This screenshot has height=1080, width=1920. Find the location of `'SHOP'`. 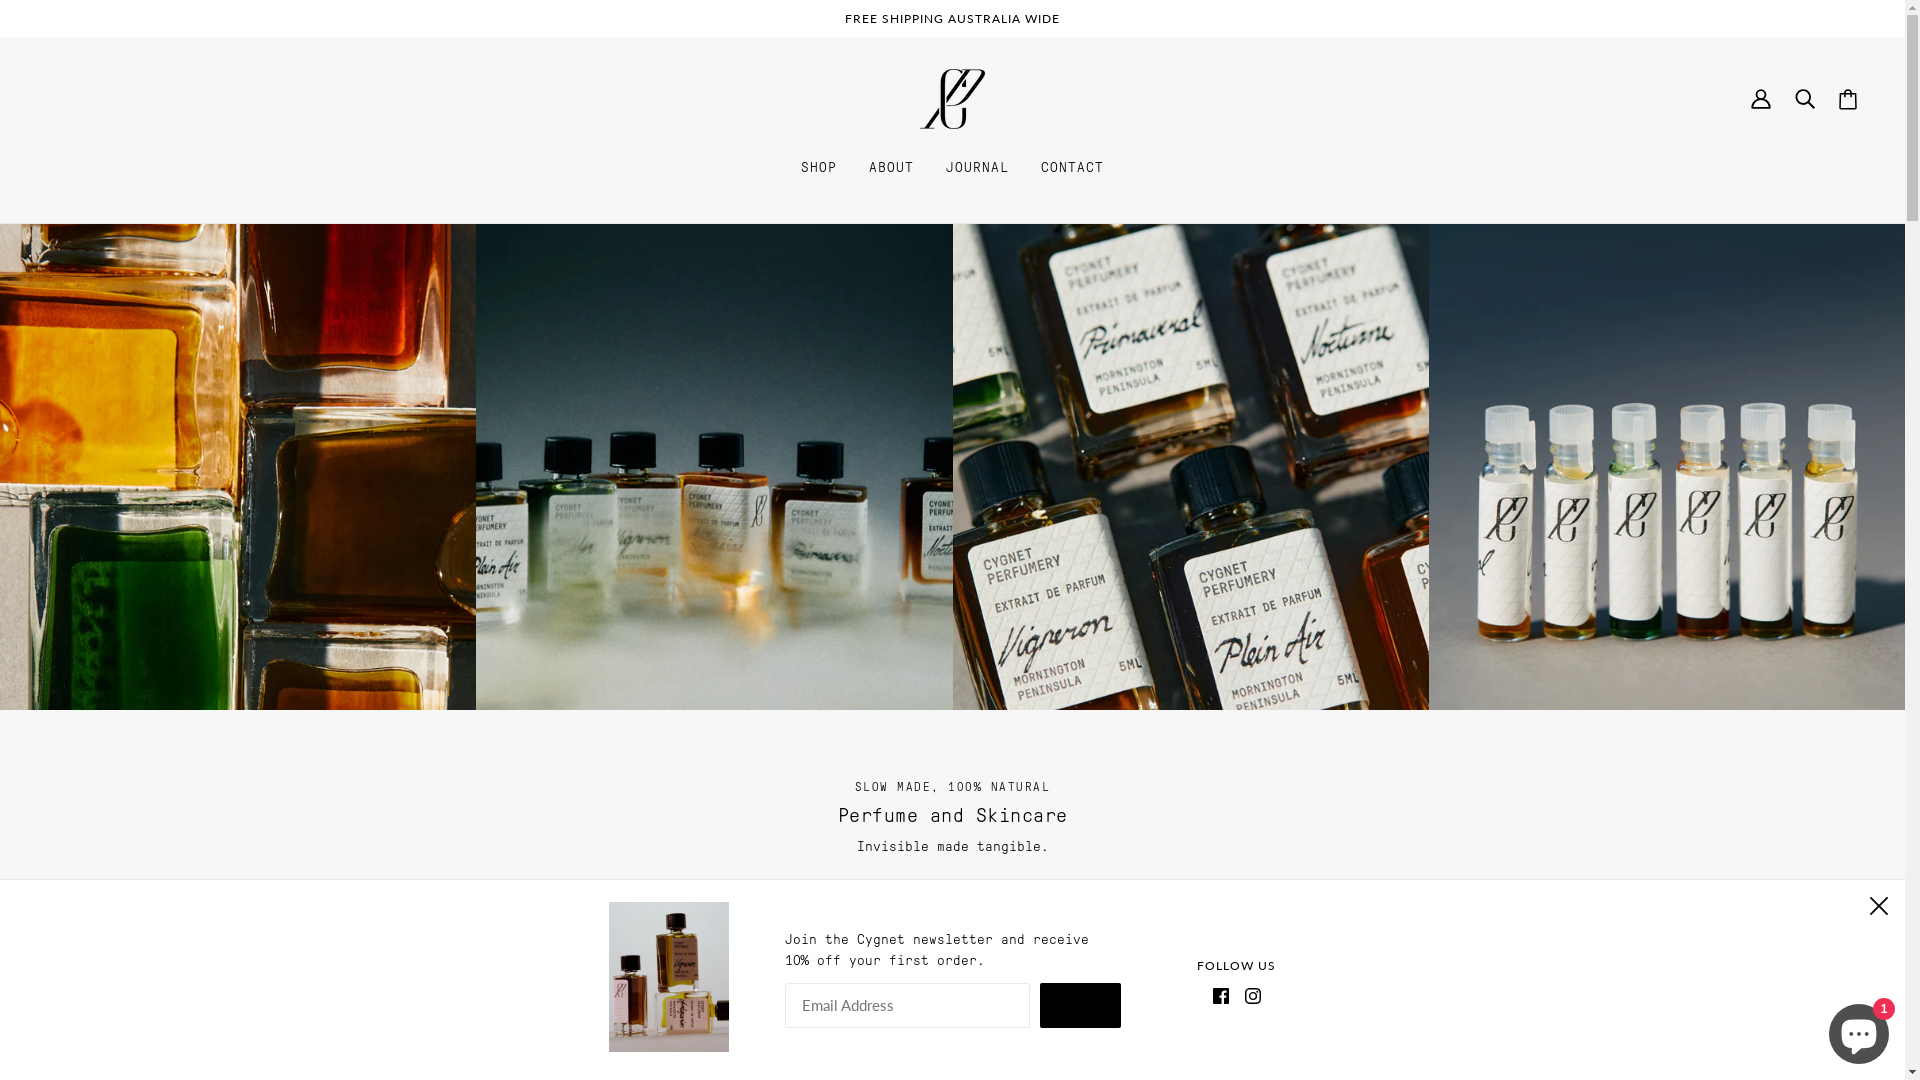

'SHOP' is located at coordinates (819, 167).